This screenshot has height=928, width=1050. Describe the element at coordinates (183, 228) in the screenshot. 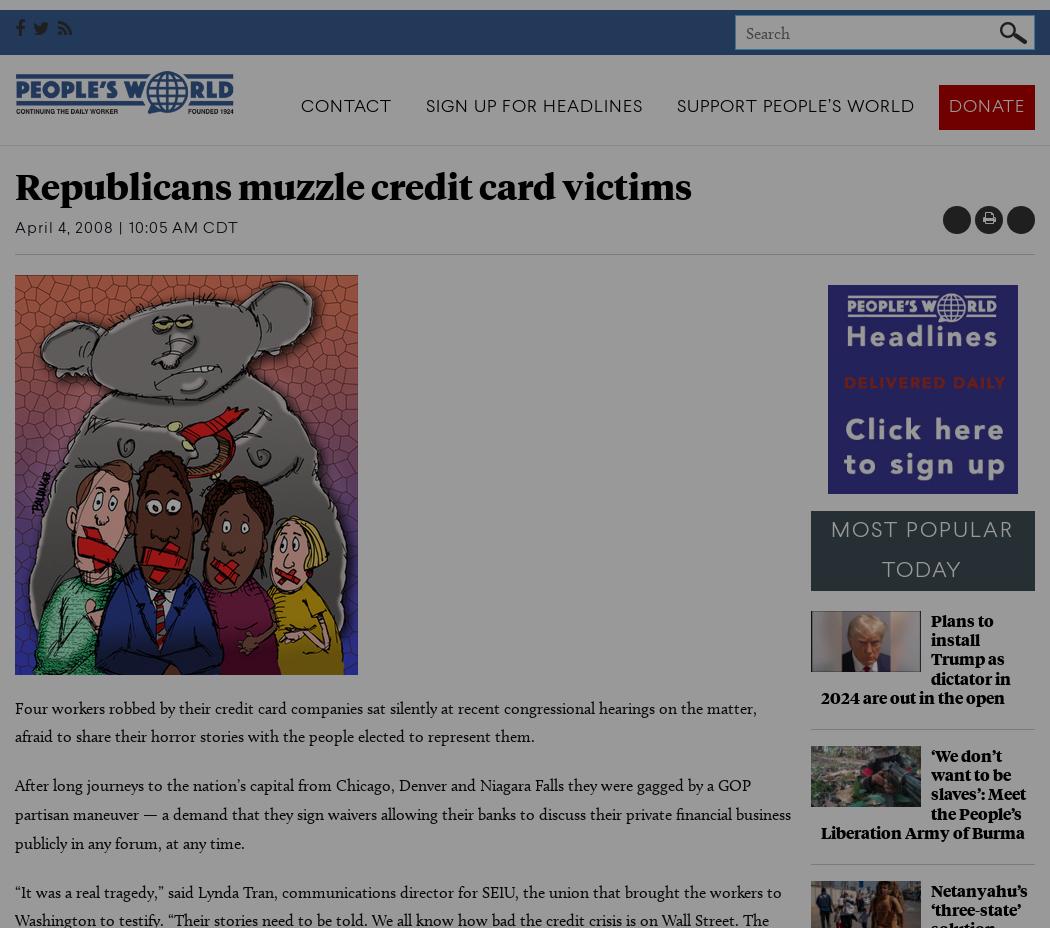

I see `'10:05 AM CDT'` at that location.